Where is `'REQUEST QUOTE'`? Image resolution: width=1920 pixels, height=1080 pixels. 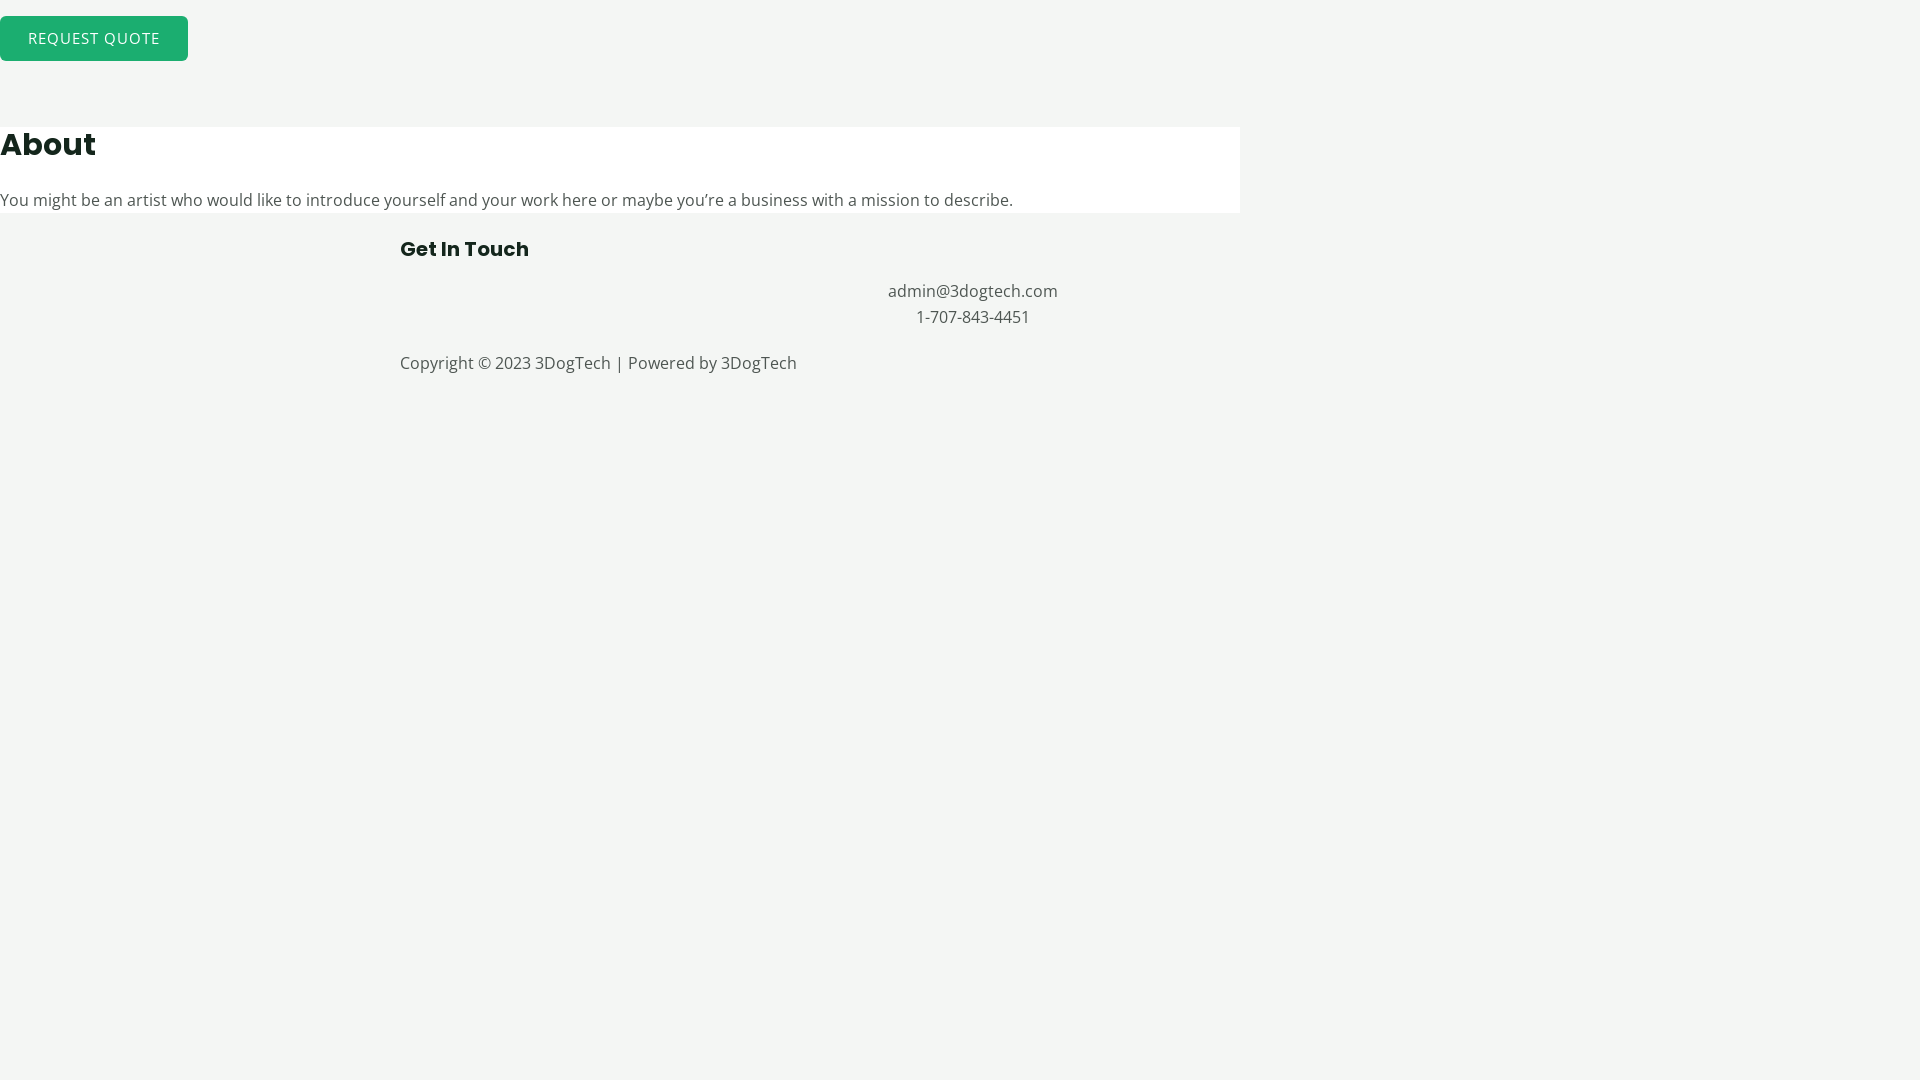 'REQUEST QUOTE' is located at coordinates (93, 38).